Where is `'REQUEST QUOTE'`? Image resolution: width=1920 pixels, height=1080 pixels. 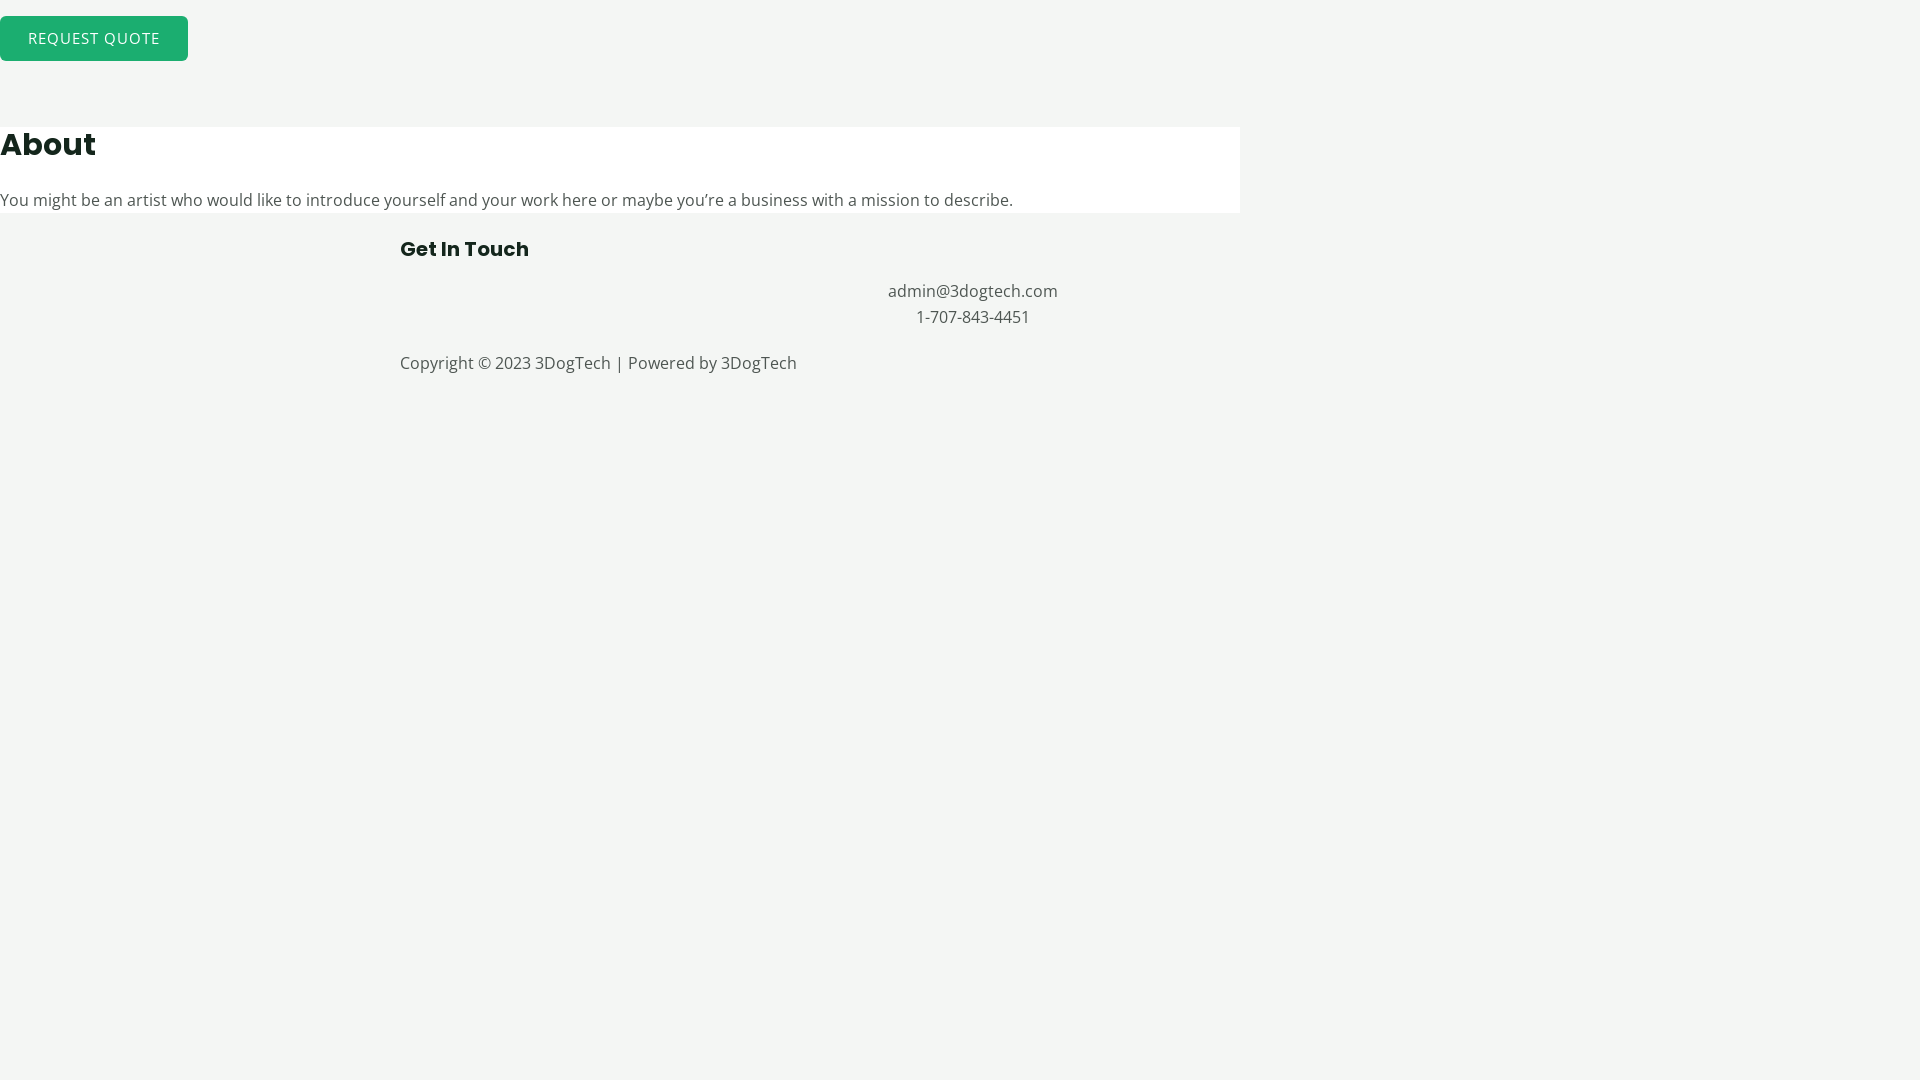 'REQUEST QUOTE' is located at coordinates (93, 38).